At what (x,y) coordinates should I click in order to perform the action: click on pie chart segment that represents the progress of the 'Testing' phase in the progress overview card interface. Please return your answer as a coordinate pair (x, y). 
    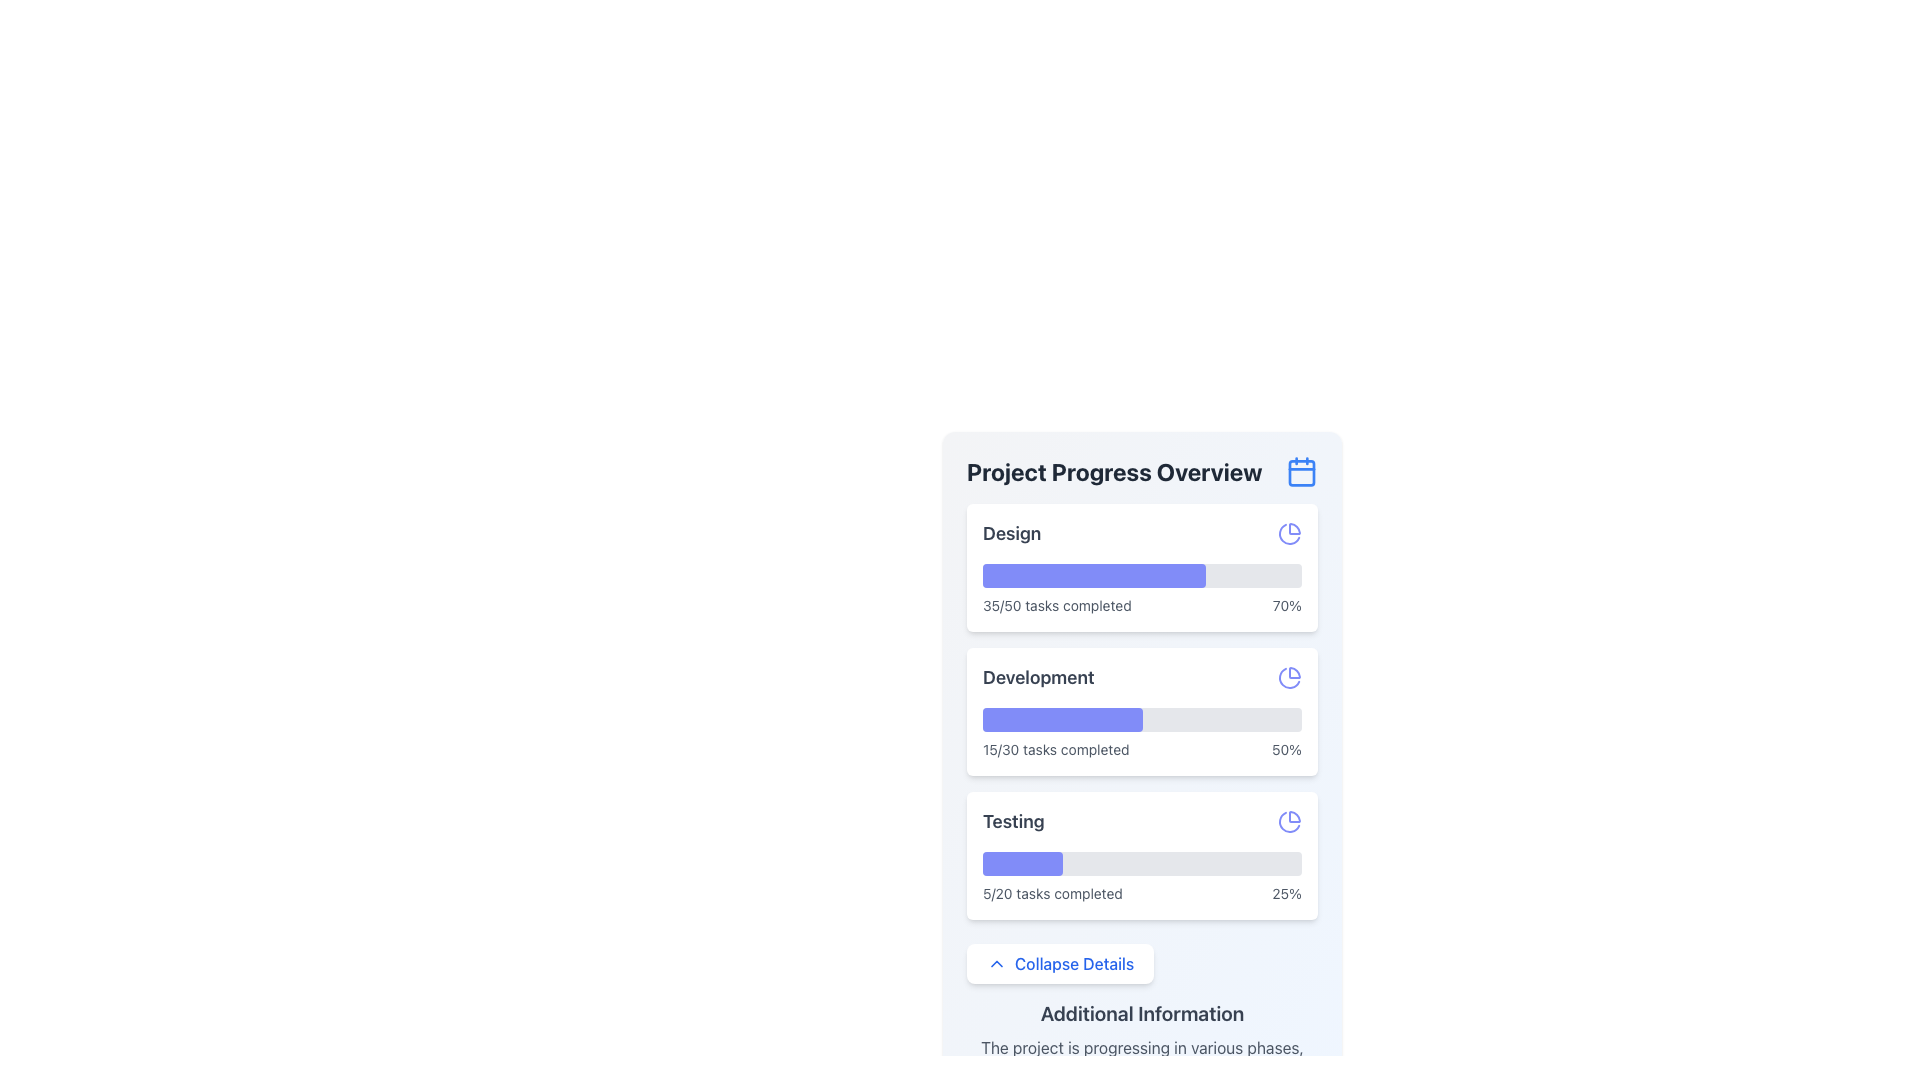
    Looking at the image, I should click on (1289, 822).